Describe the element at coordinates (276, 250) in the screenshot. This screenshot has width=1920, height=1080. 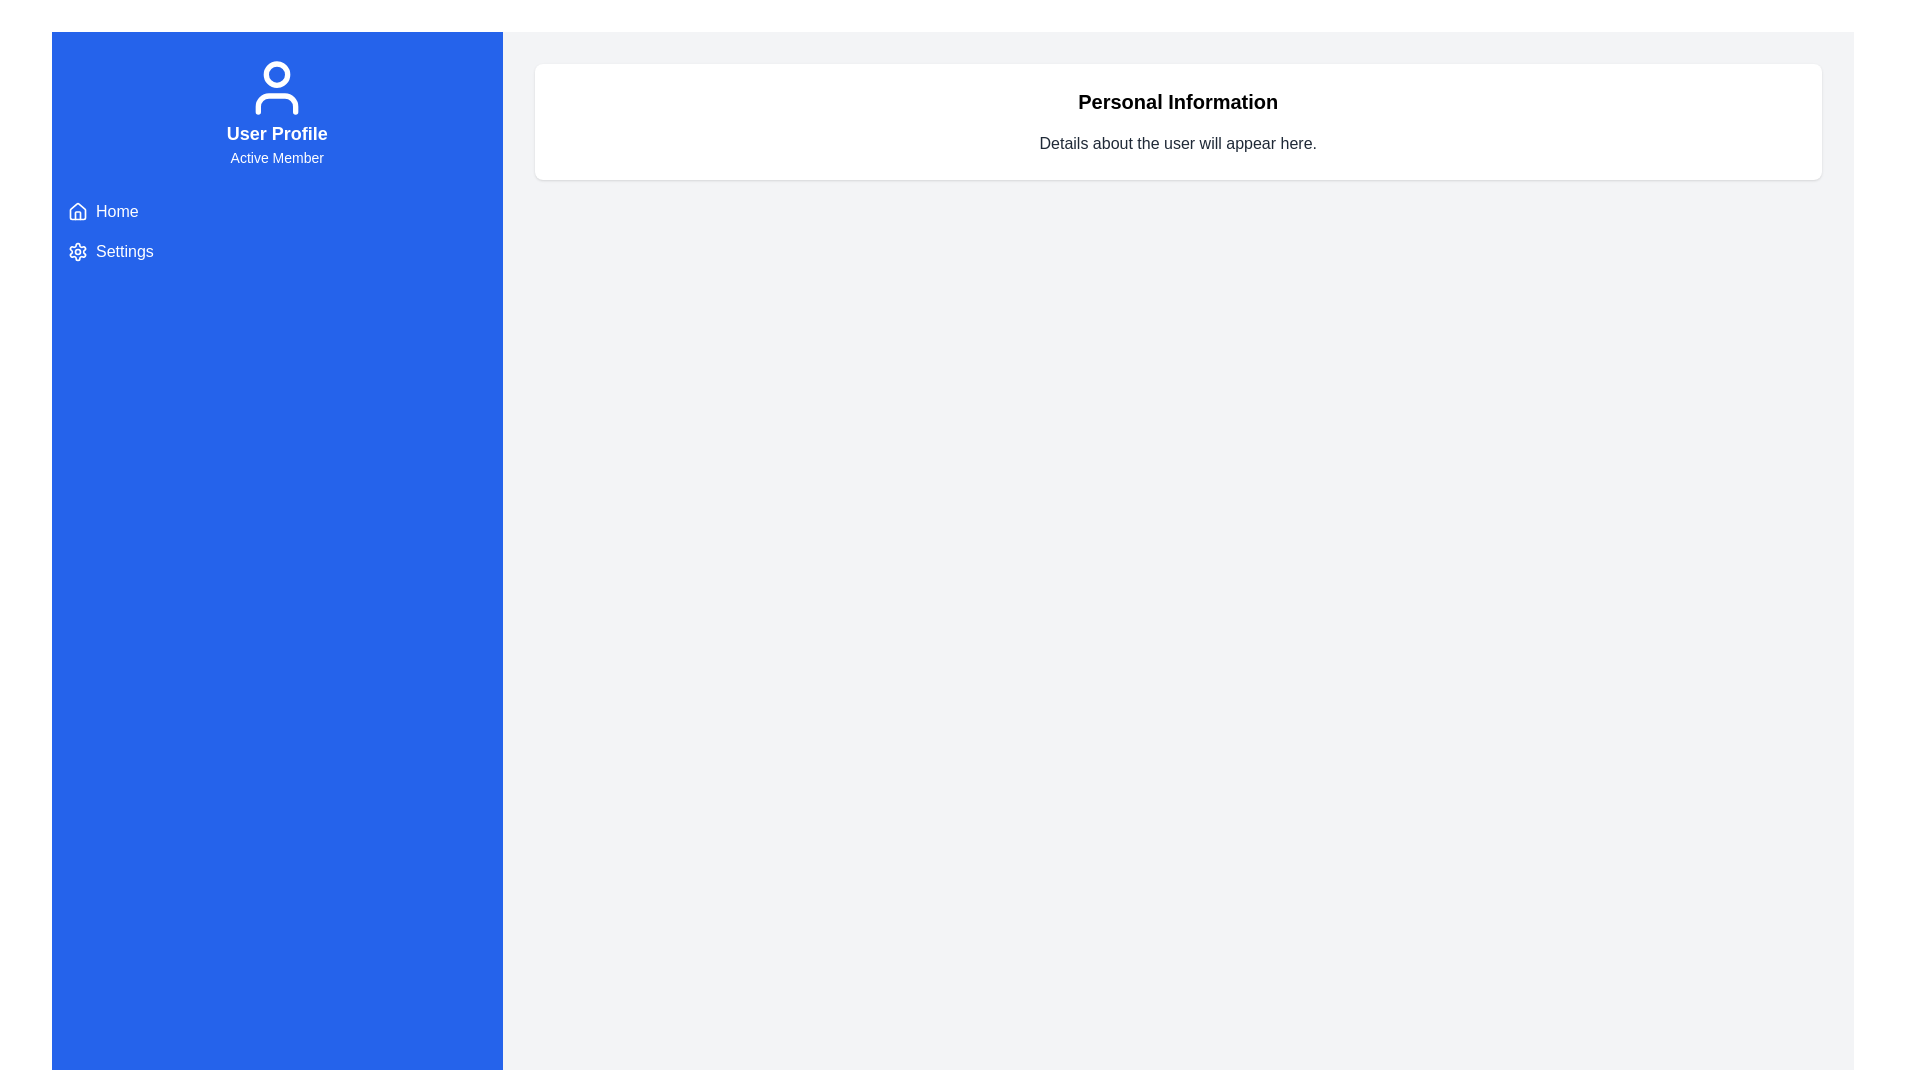
I see `the second menu item in the left sidebar, which navigates to the settings page` at that location.